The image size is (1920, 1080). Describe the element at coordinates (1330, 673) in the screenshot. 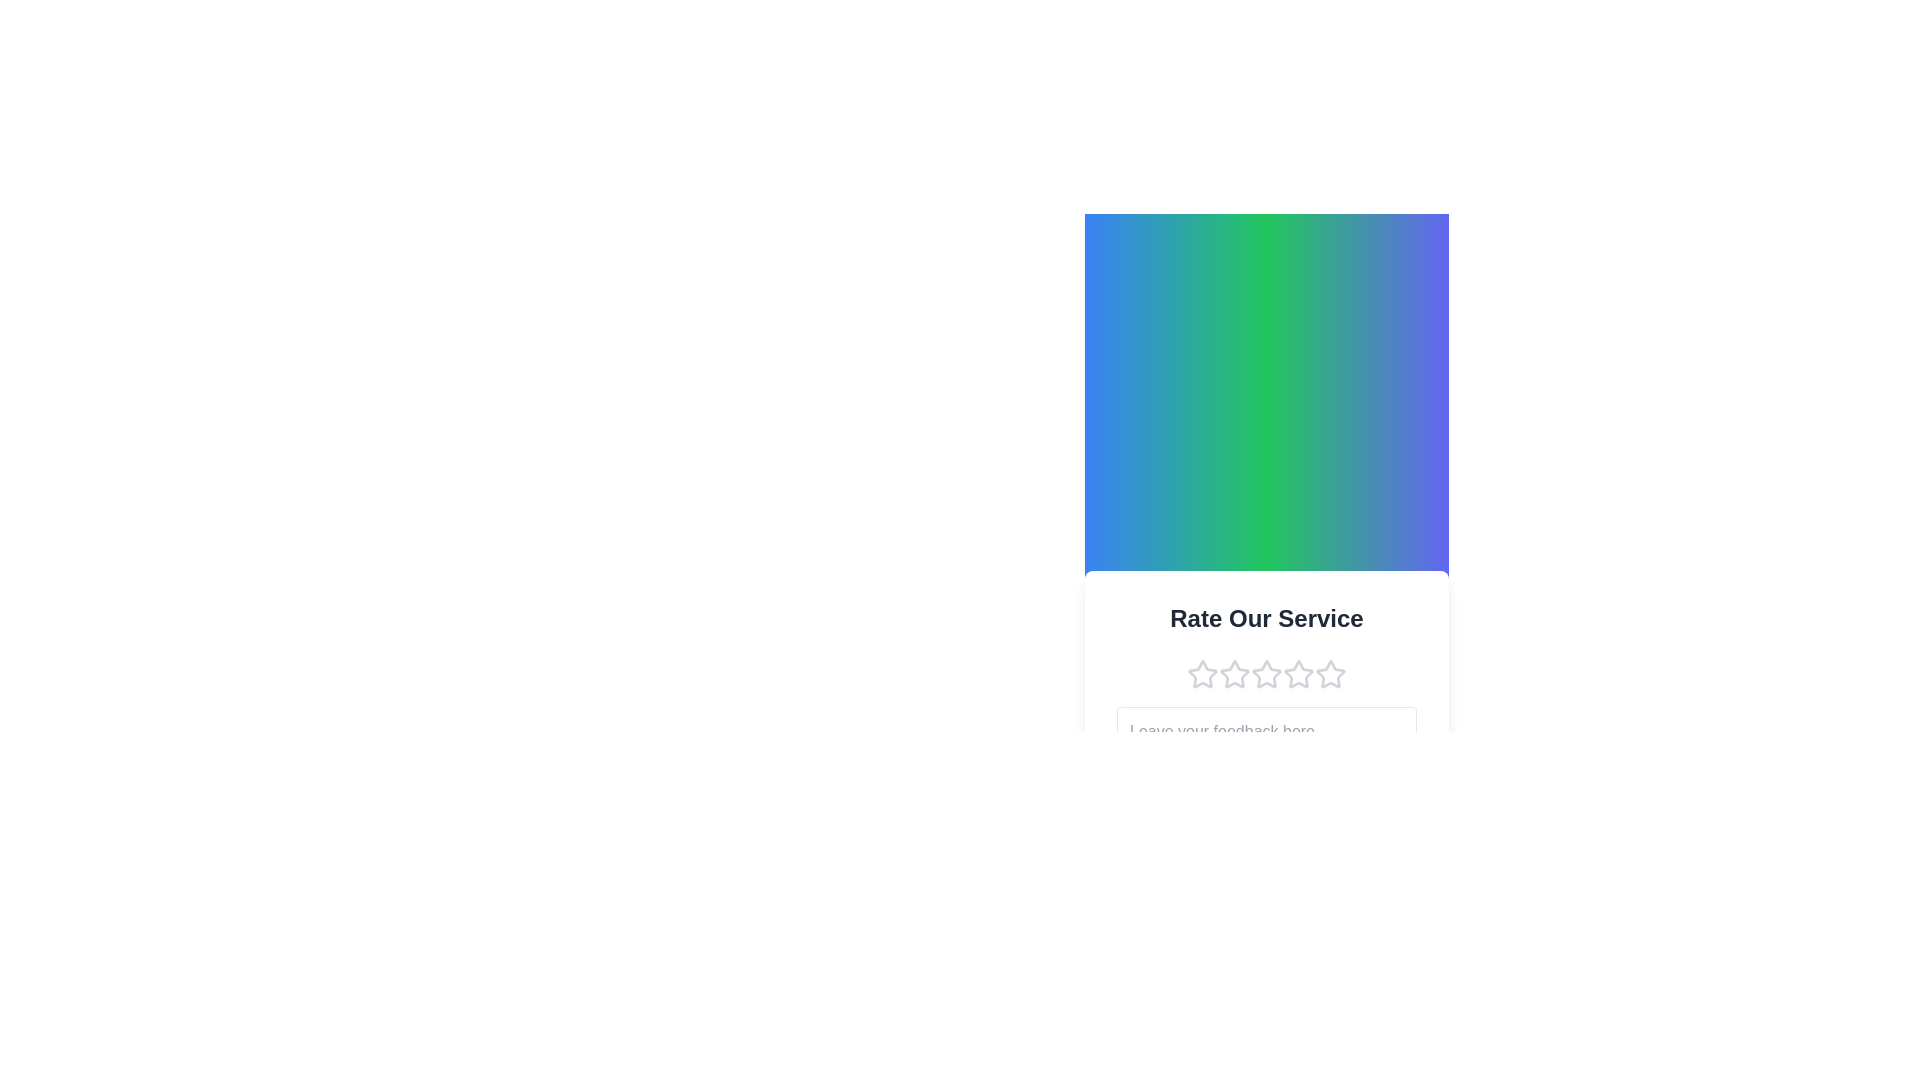

I see `the fifth star icon in the rating system under the label 'Rate Our Service'` at that location.